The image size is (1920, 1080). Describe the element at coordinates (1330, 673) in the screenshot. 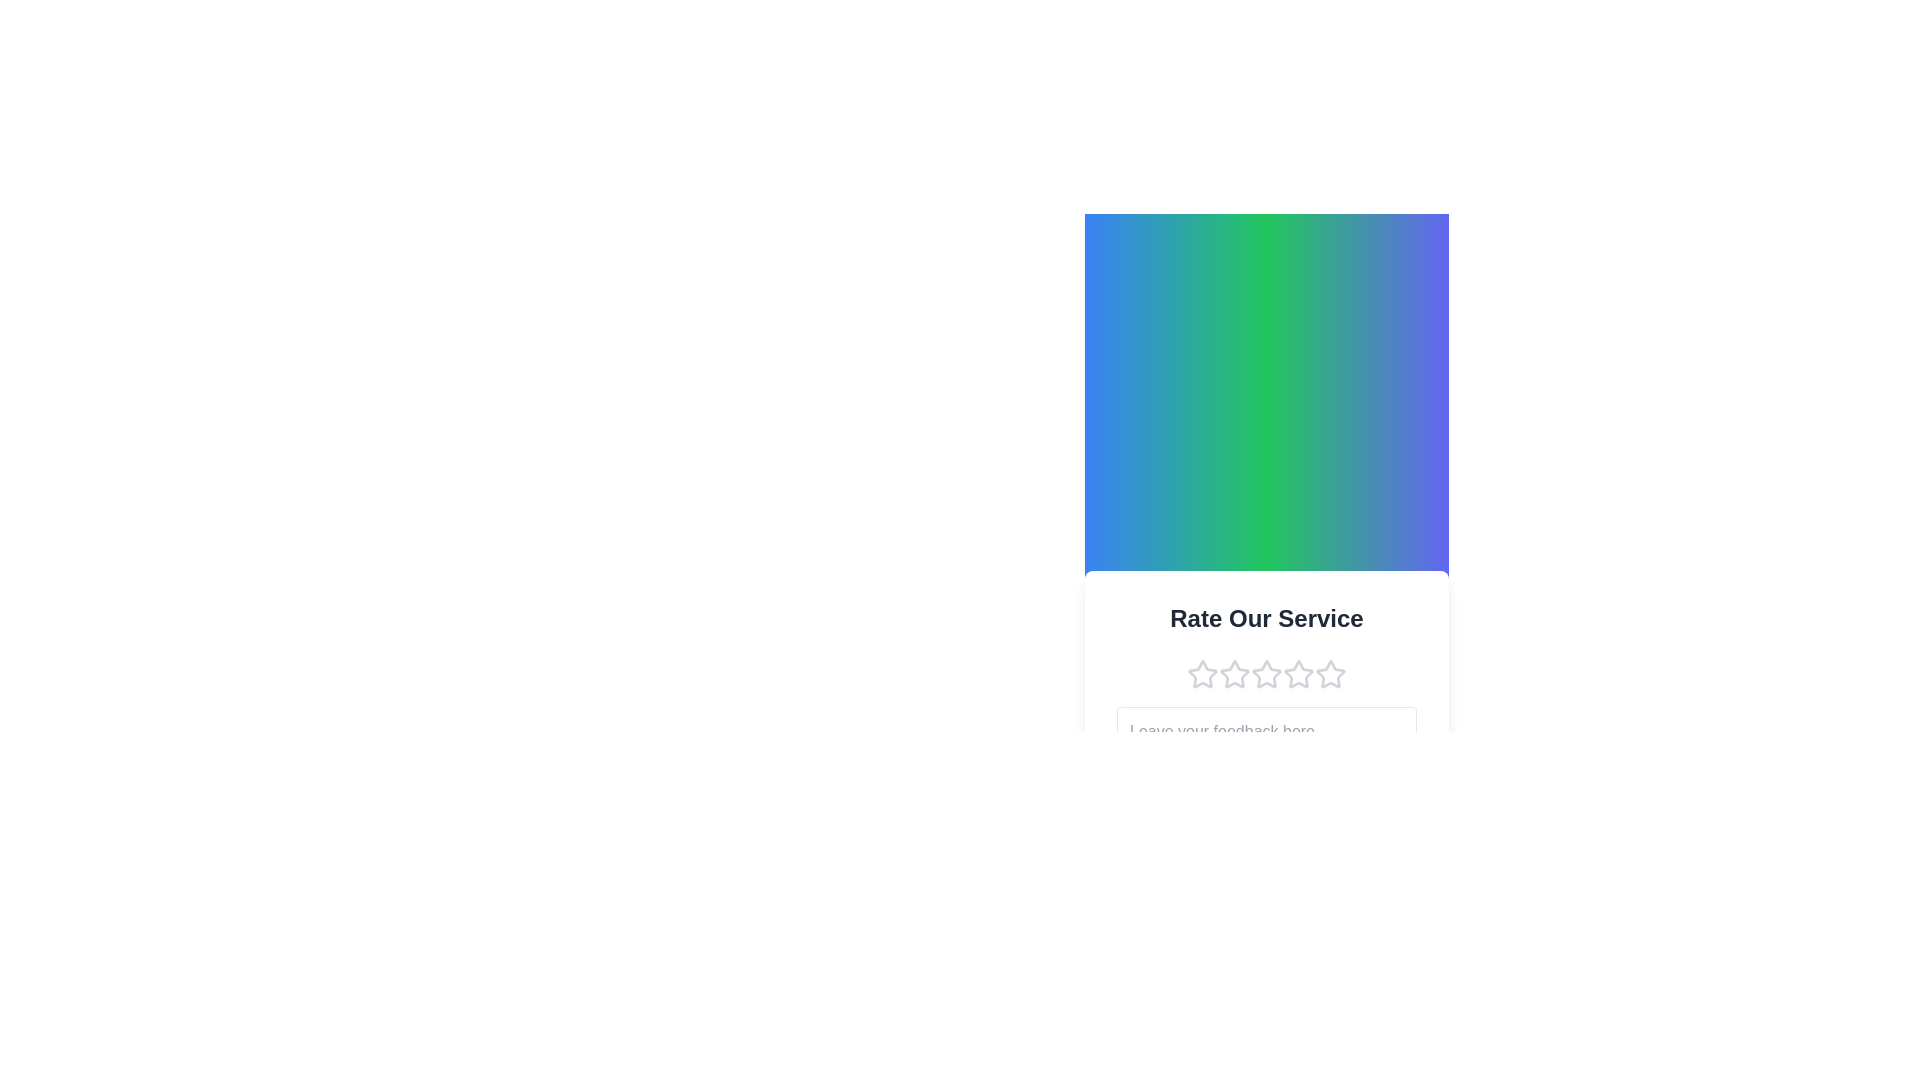

I see `the fifth star icon in the rating system under the label 'Rate Our Service'` at that location.